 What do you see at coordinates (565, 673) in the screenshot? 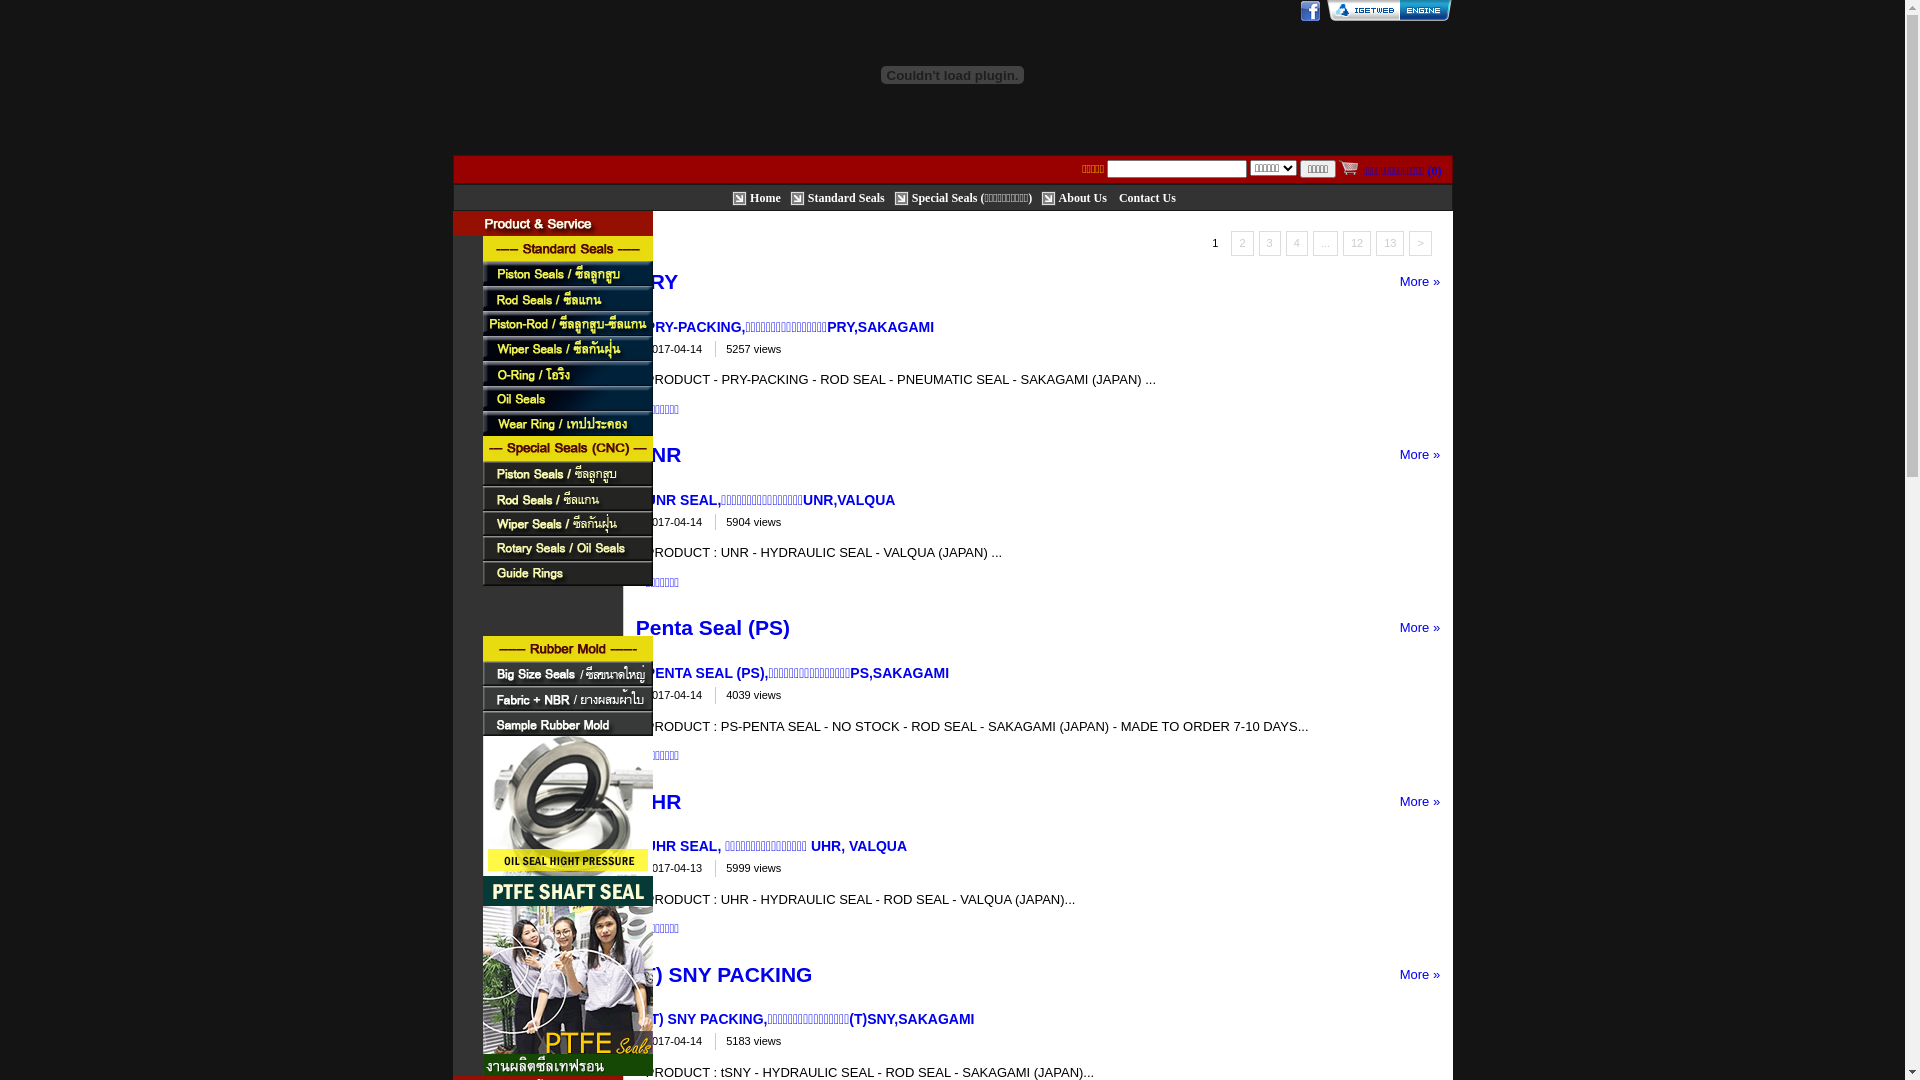
I see `'Big Size Seals'` at bounding box center [565, 673].